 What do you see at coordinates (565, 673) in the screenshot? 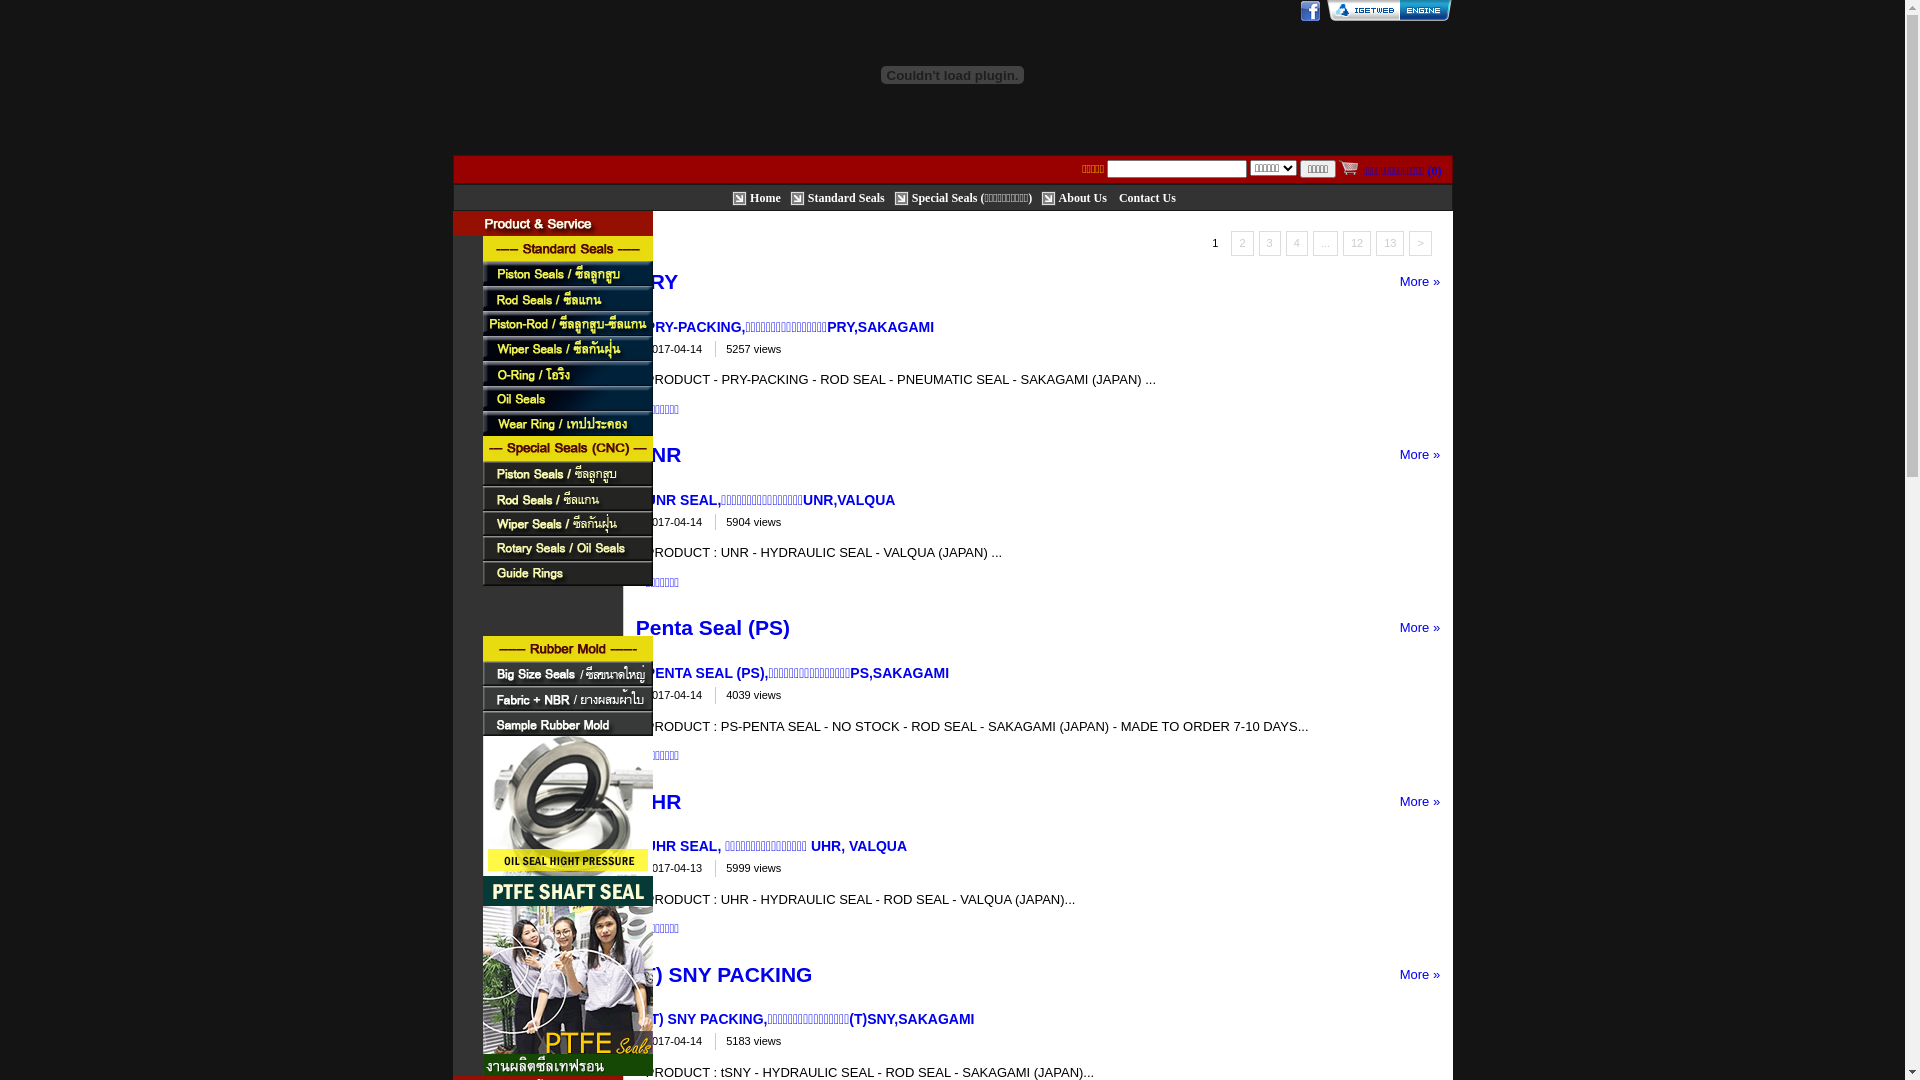
I see `'Big Size Seals'` at bounding box center [565, 673].